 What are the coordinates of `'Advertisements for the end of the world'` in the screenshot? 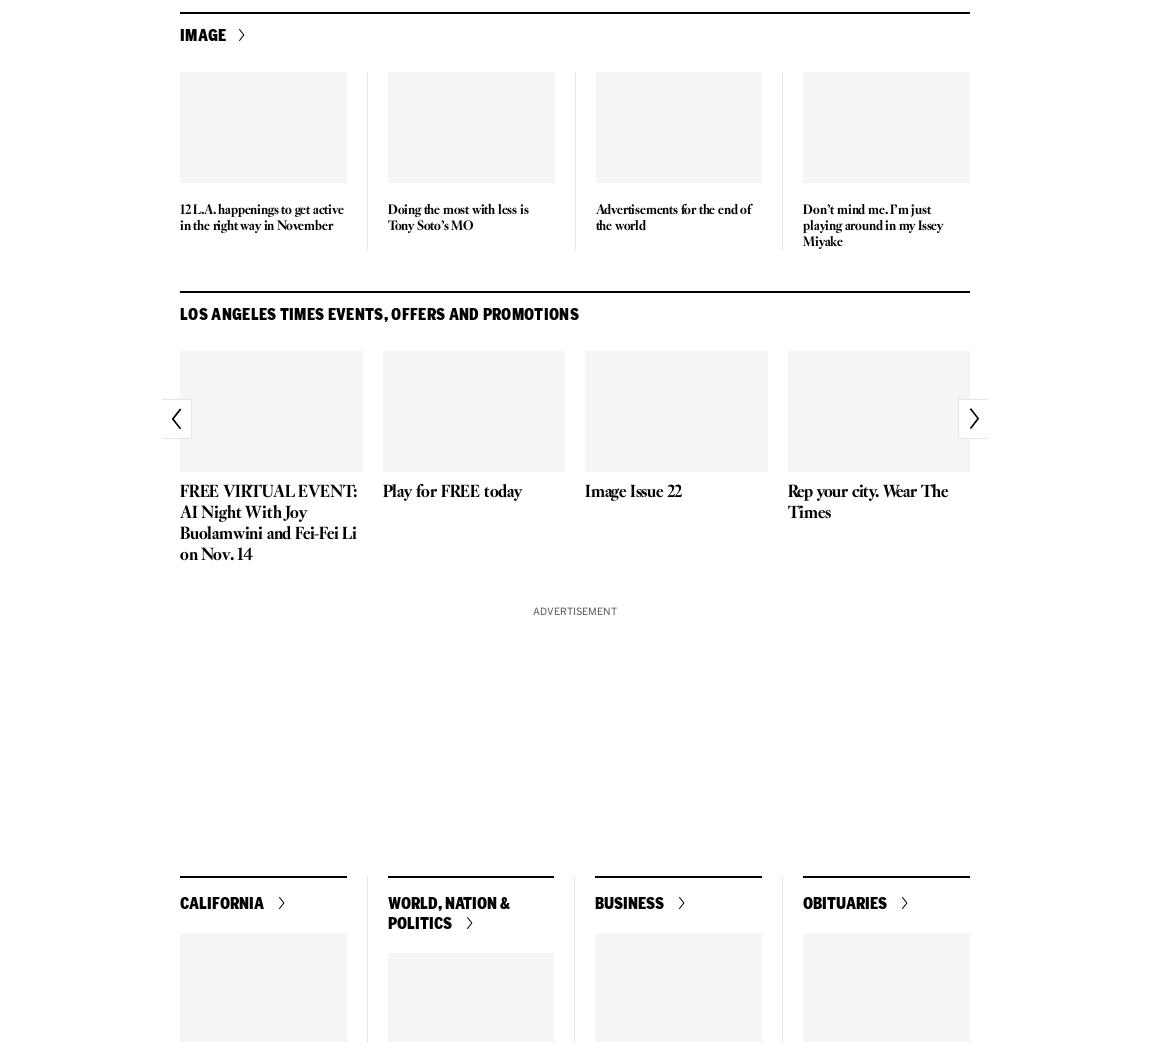 It's located at (671, 216).